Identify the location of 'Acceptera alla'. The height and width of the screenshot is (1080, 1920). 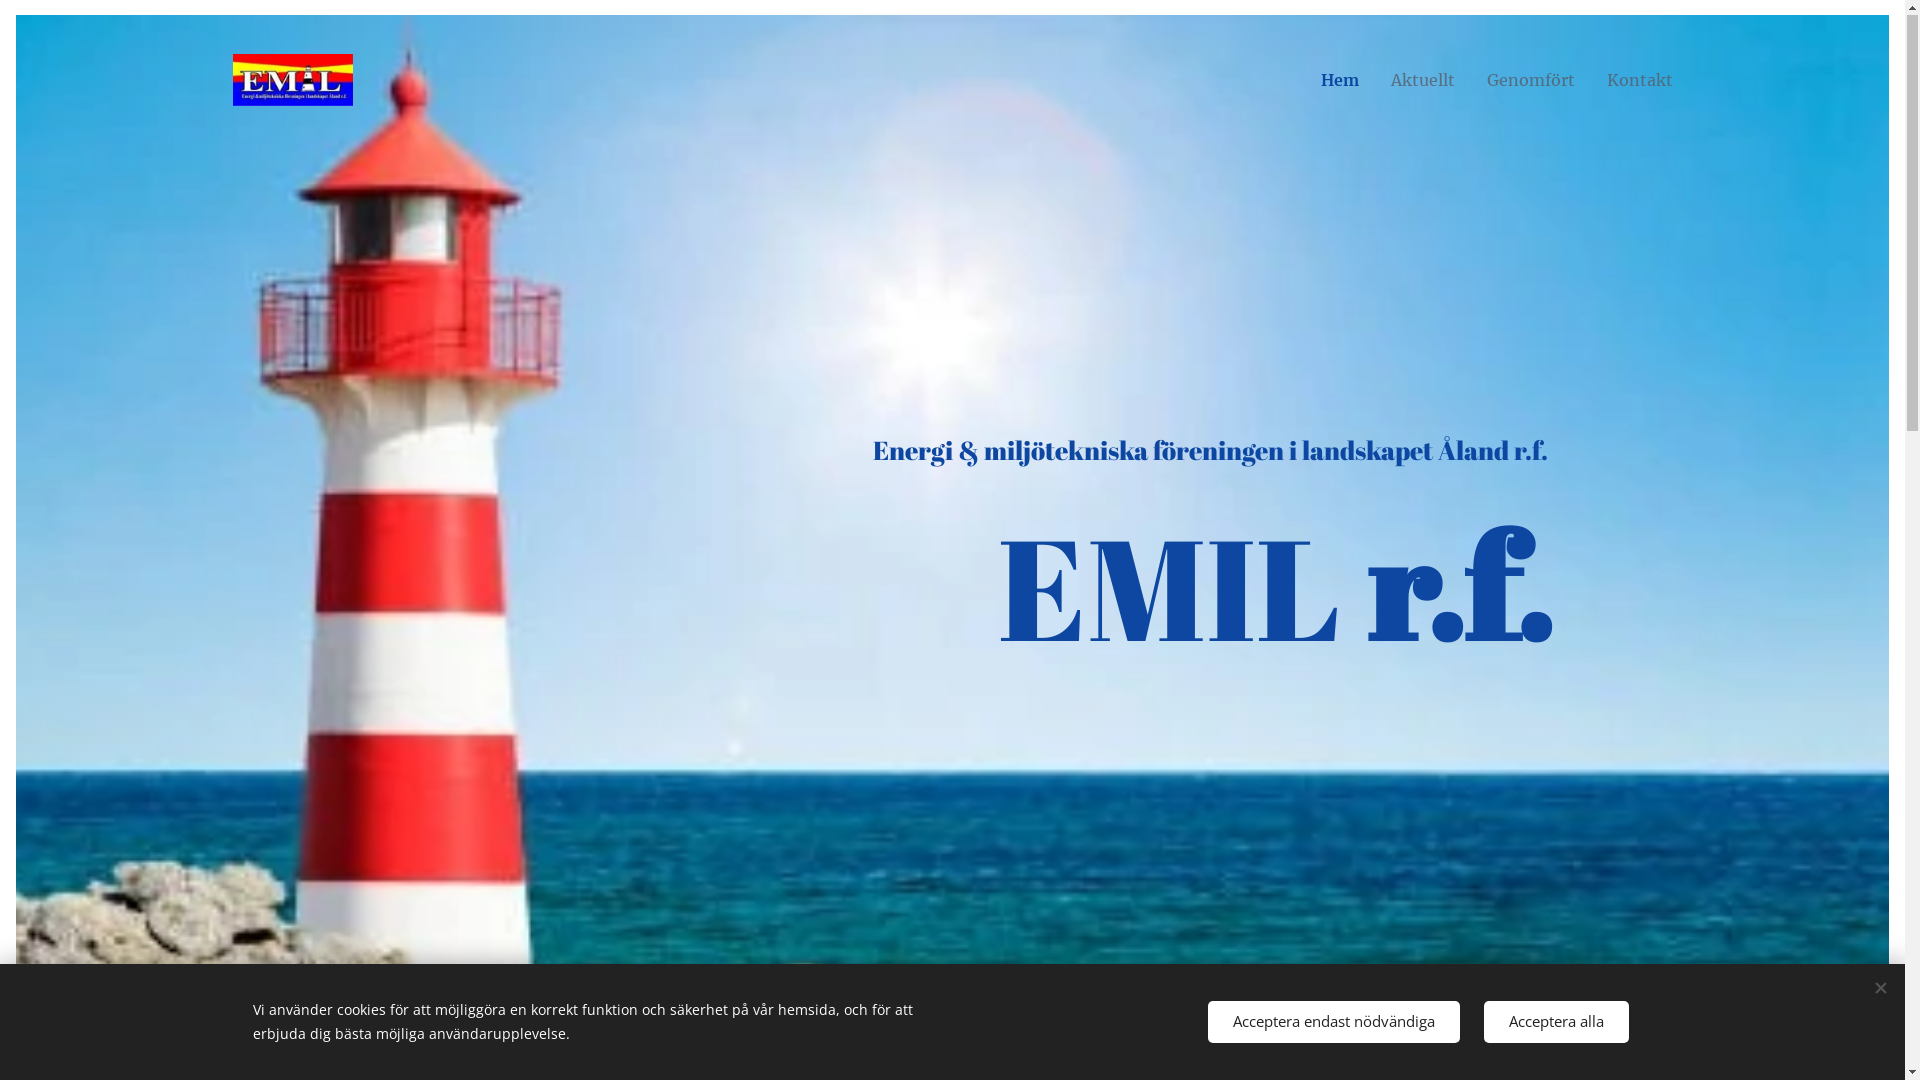
(1555, 1022).